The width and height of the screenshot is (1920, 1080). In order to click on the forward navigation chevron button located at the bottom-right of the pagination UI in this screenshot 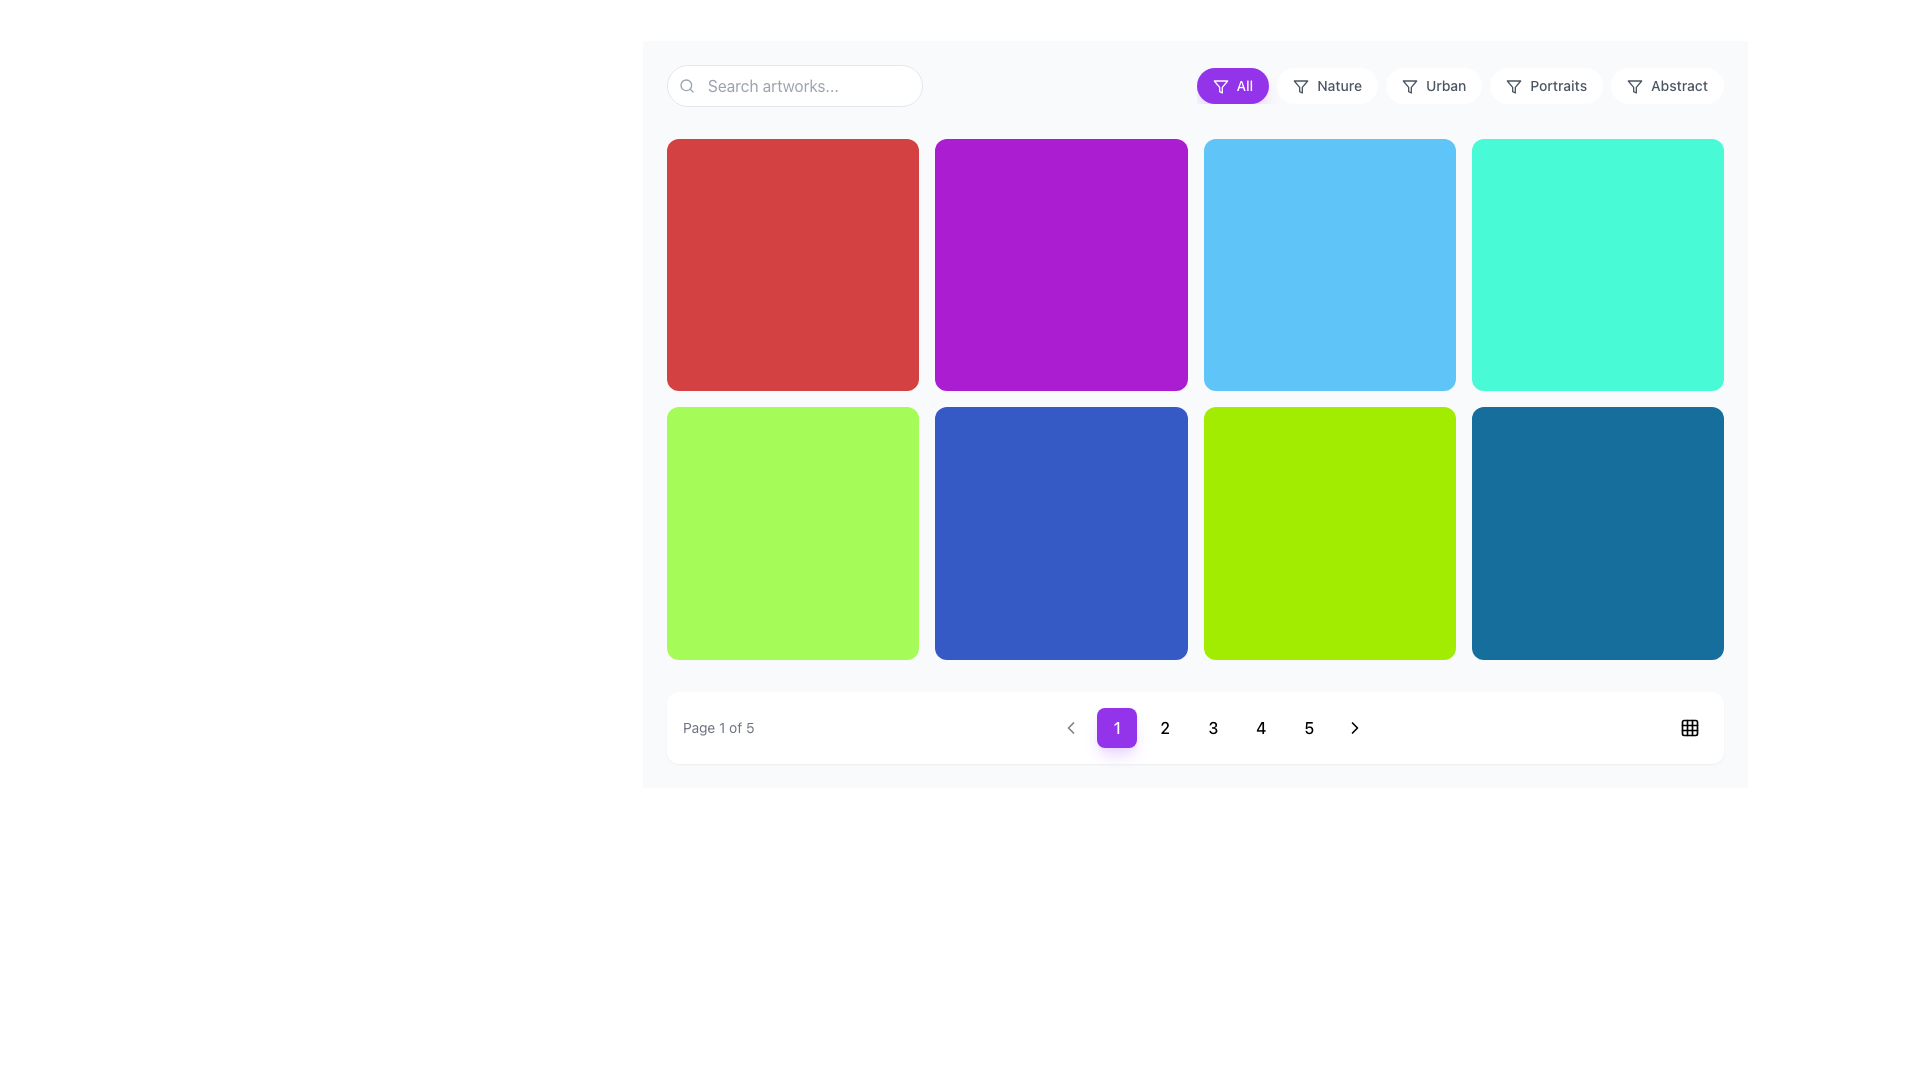, I will do `click(1355, 727)`.